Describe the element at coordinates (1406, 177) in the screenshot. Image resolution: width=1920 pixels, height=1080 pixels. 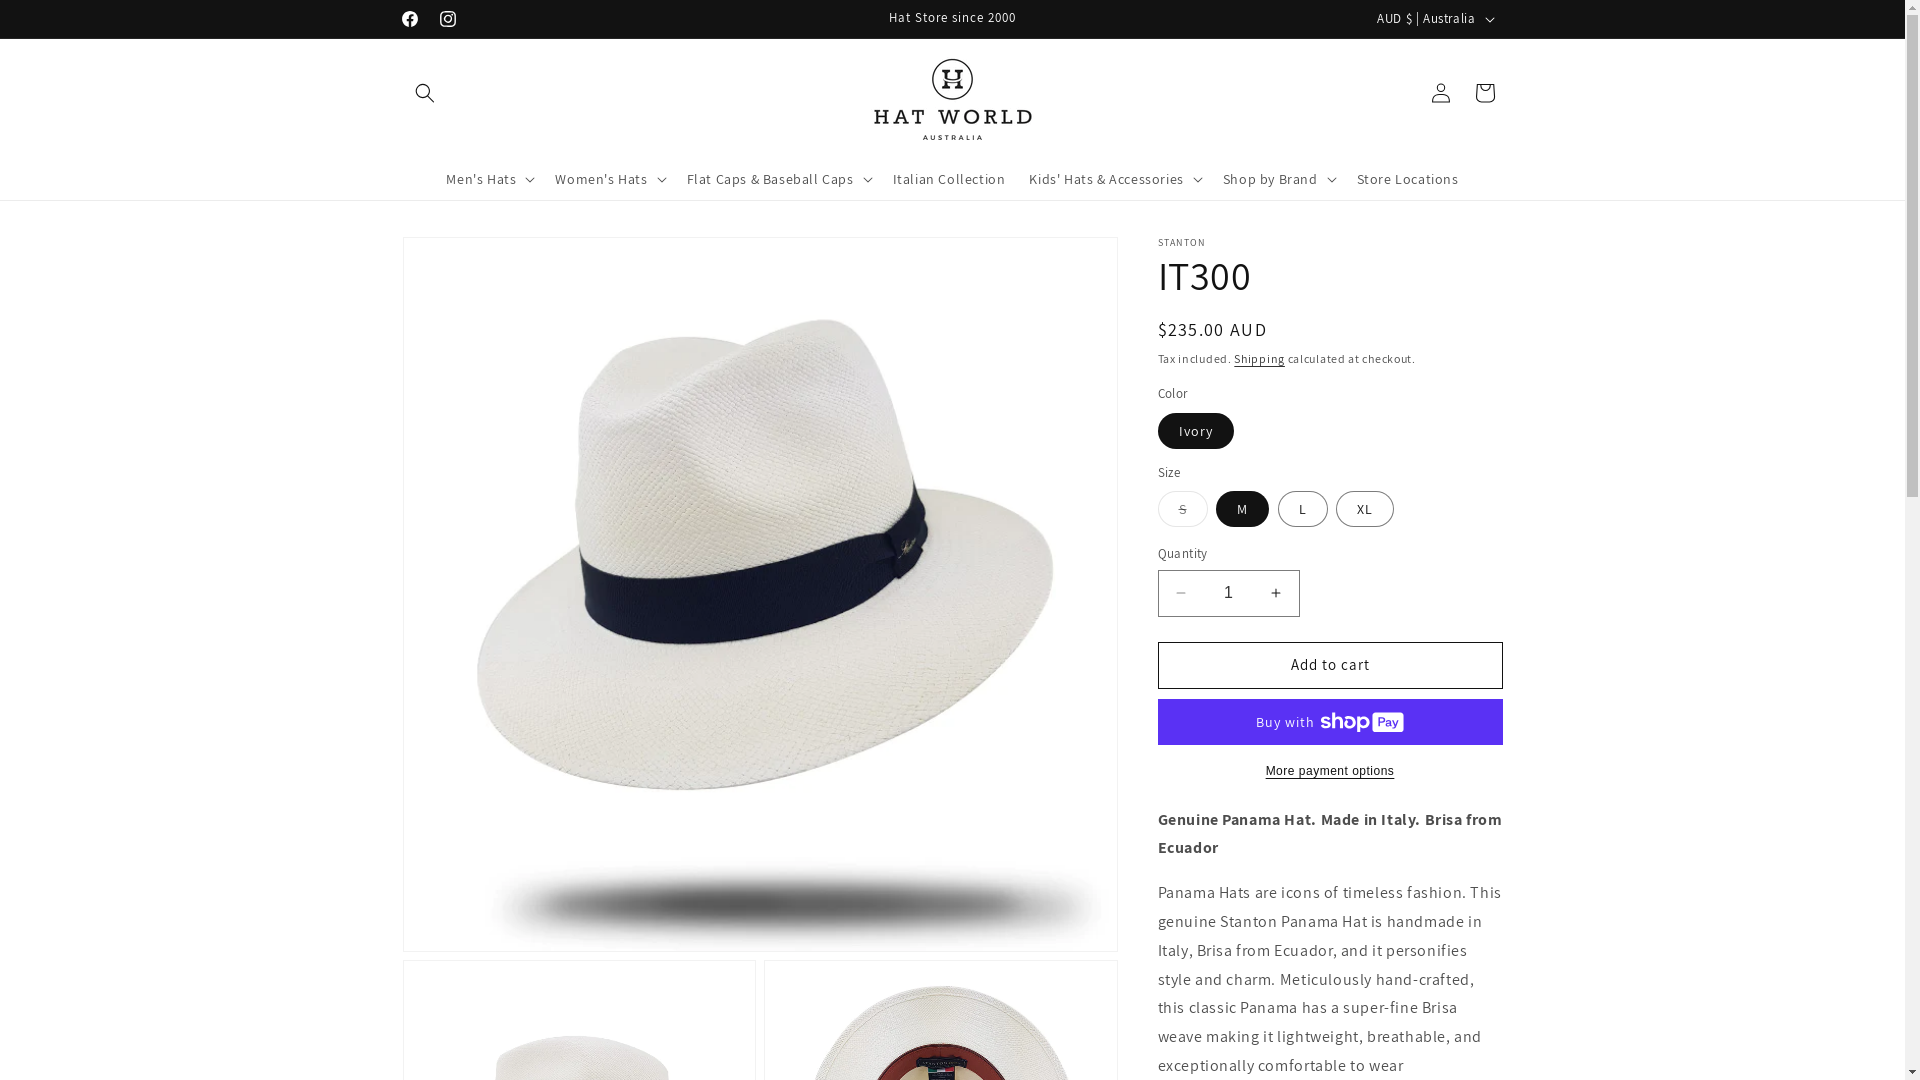
I see `'Store Locations'` at that location.